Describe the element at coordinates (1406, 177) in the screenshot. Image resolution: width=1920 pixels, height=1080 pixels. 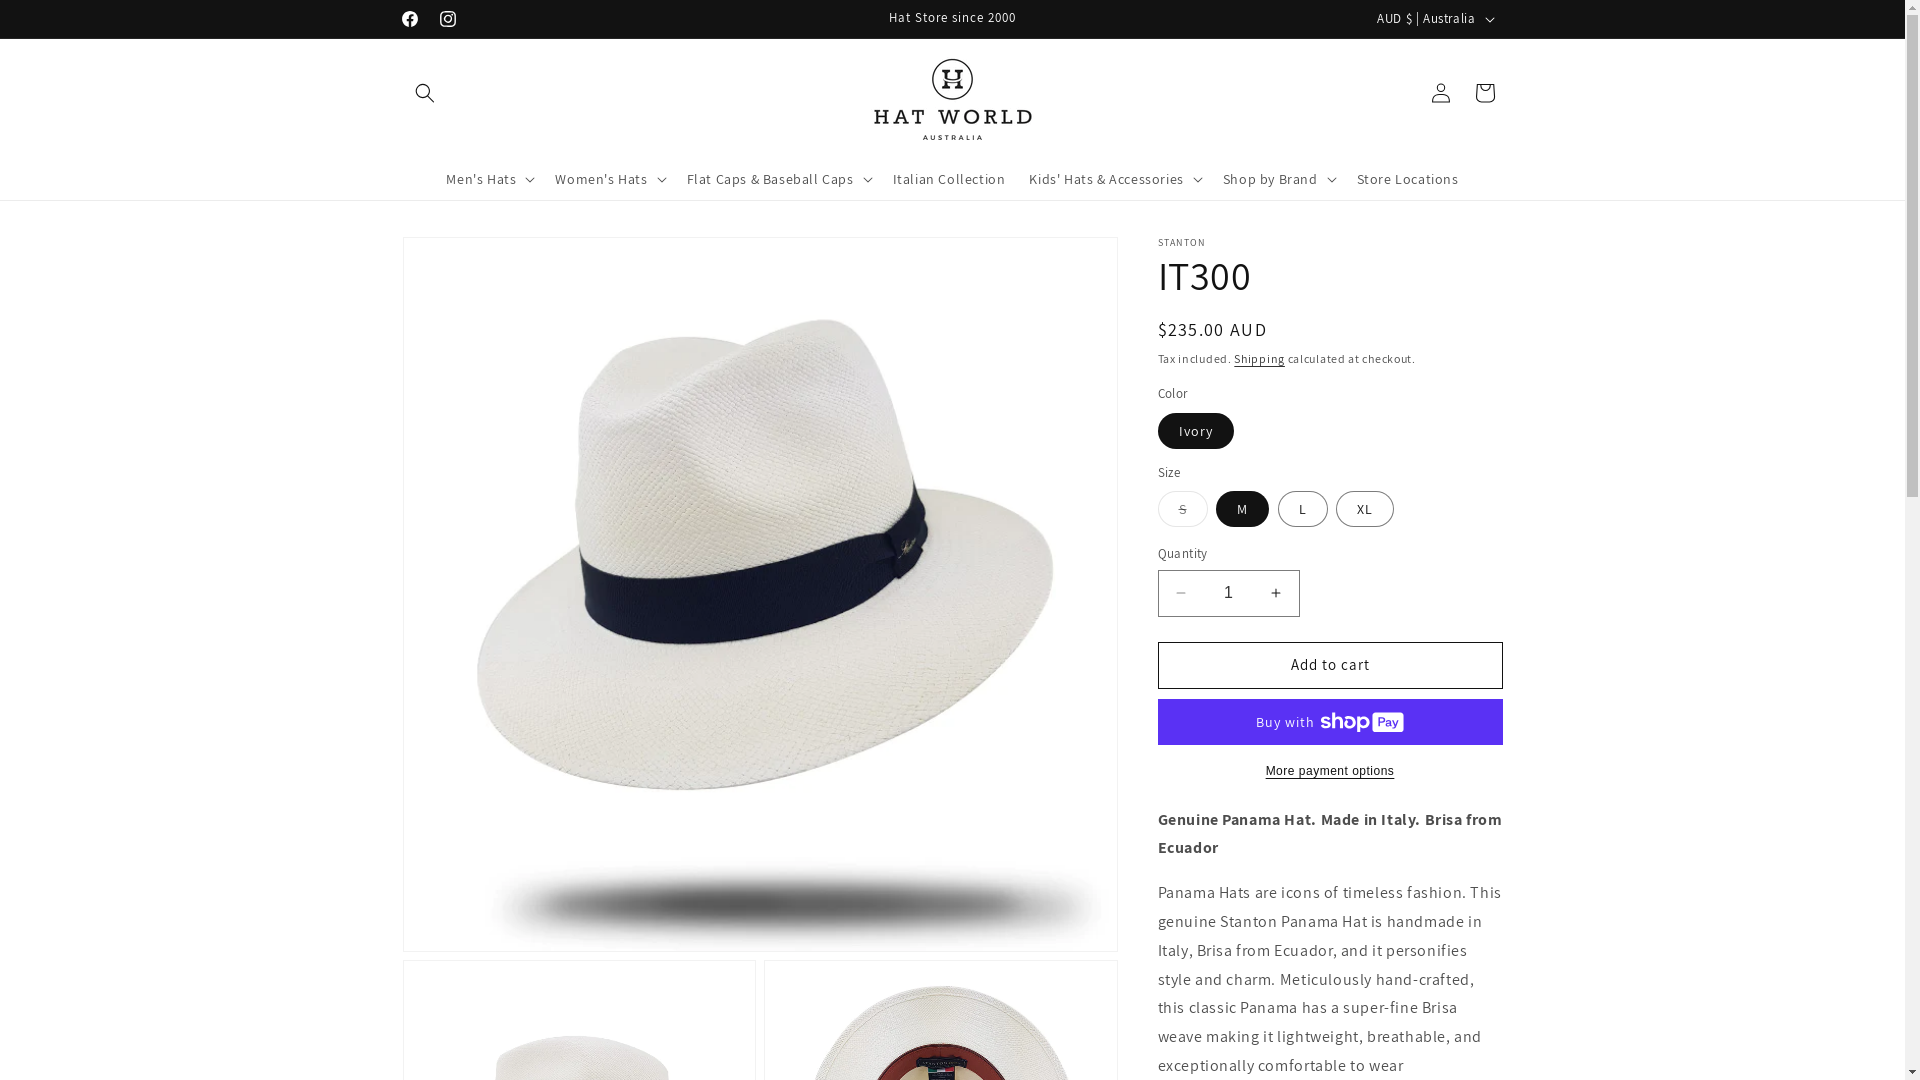
I see `'Store Locations'` at that location.